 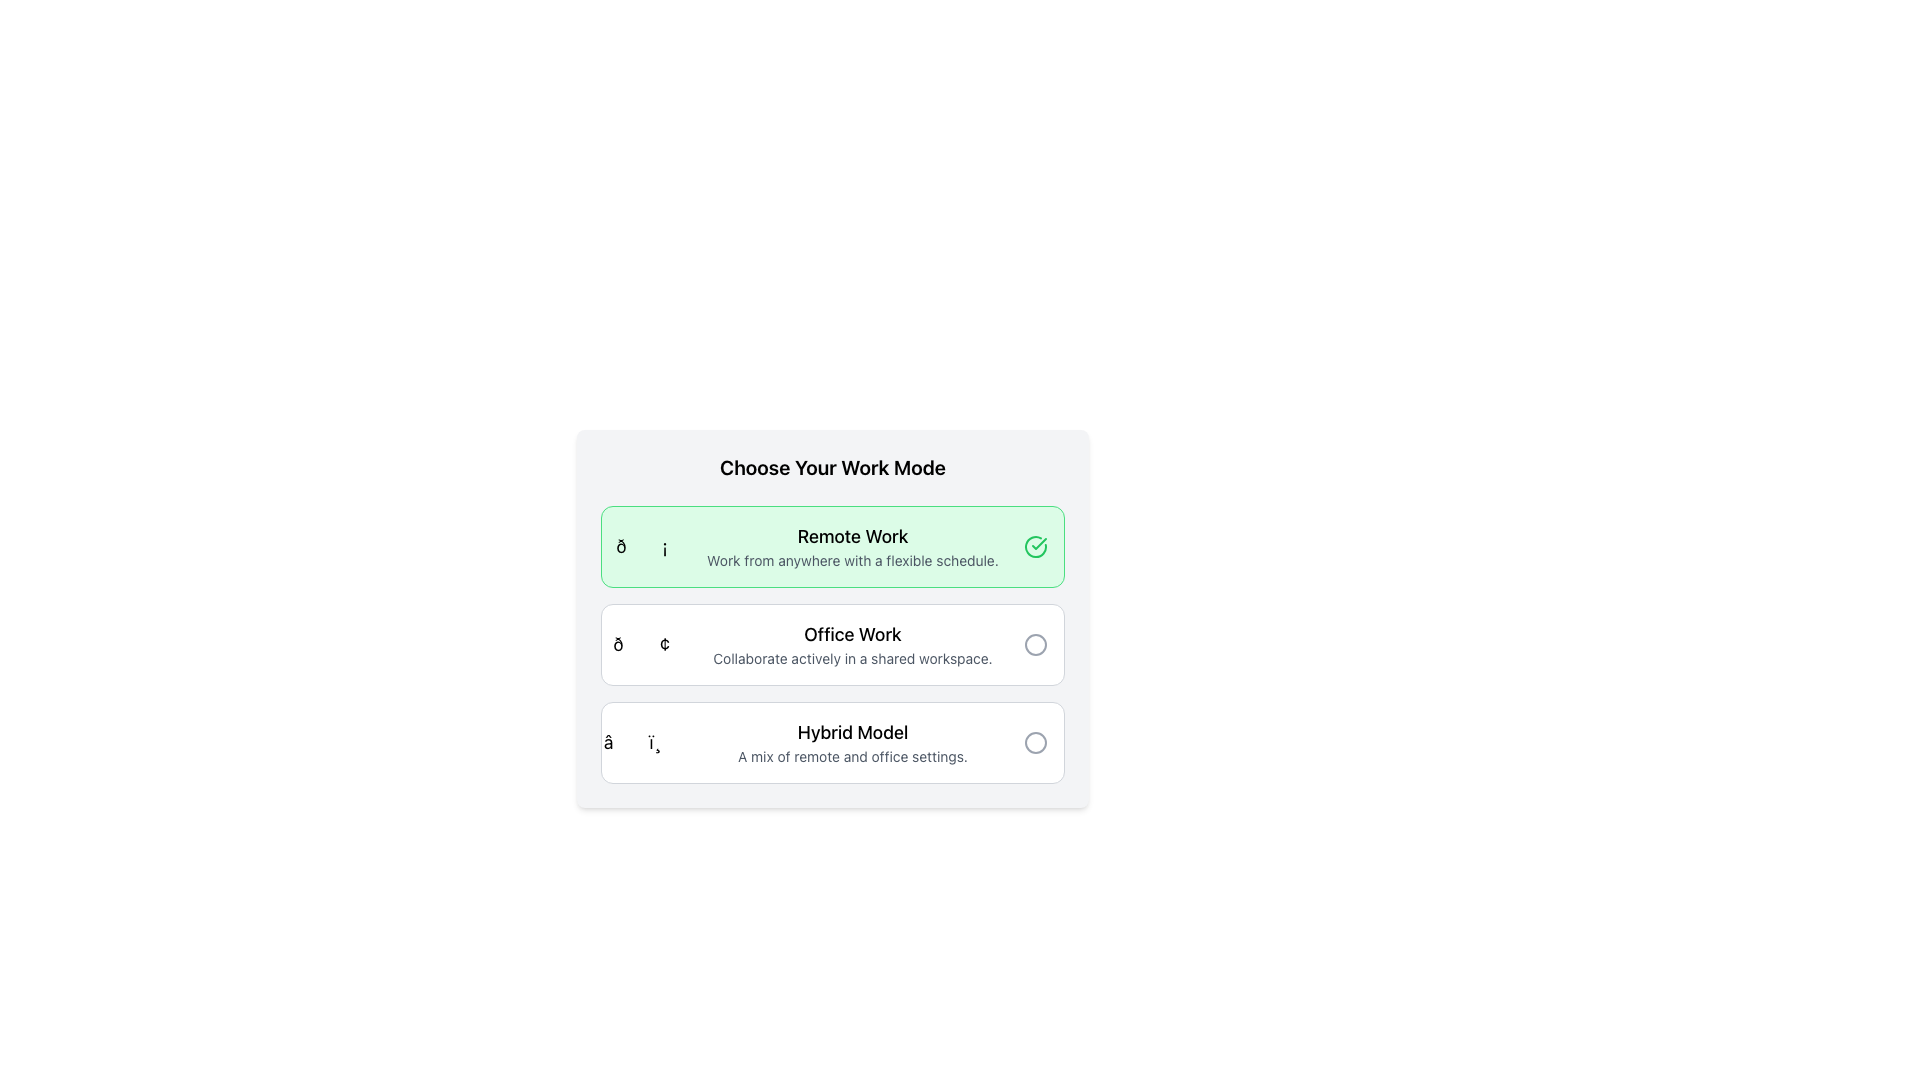 I want to click on text label that says 'Work from anywhere with a flexible schedule.' located in the green-highlighted 'Remote Work' section below the 'Remote Work' header, so click(x=853, y=560).